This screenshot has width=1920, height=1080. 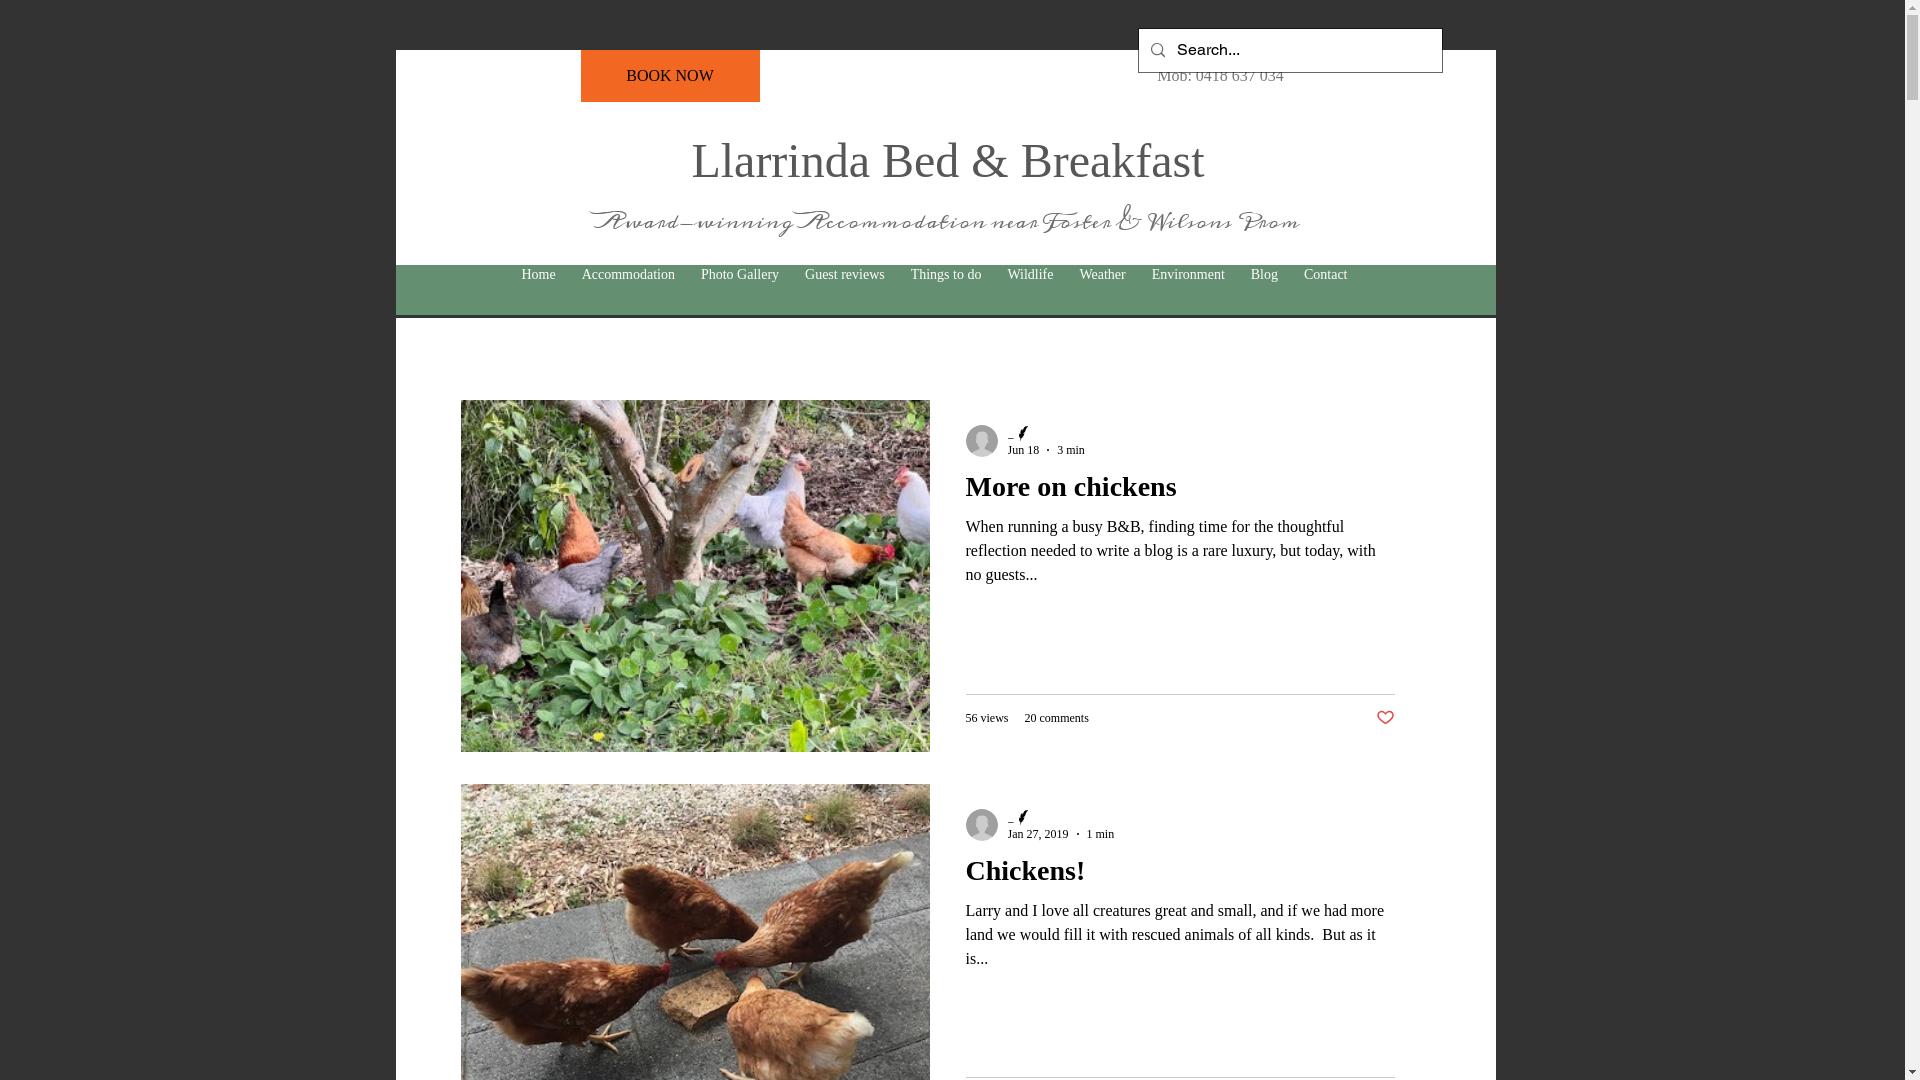 What do you see at coordinates (669, 75) in the screenshot?
I see `'BOOK NOW'` at bounding box center [669, 75].